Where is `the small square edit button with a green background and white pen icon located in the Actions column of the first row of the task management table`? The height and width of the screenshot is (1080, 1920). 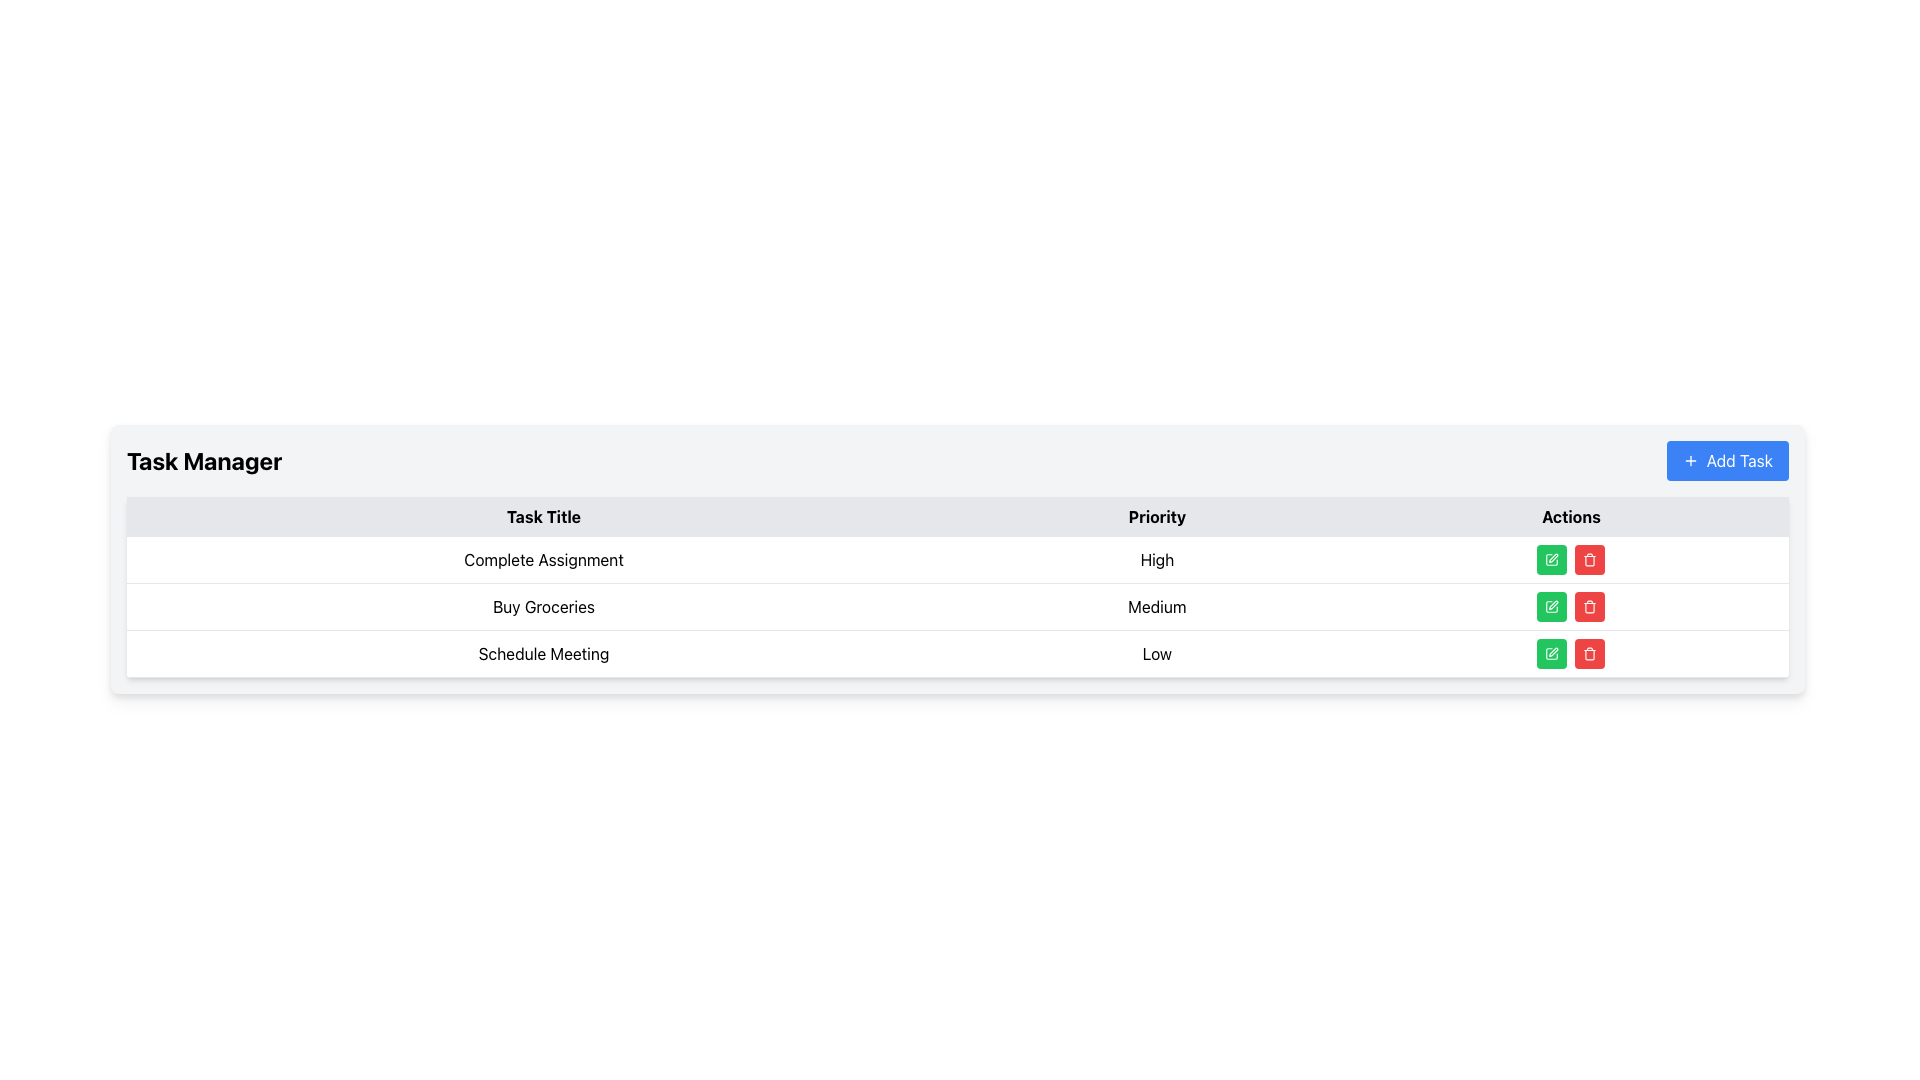 the small square edit button with a green background and white pen icon located in the Actions column of the first row of the task management table is located at coordinates (1551, 559).